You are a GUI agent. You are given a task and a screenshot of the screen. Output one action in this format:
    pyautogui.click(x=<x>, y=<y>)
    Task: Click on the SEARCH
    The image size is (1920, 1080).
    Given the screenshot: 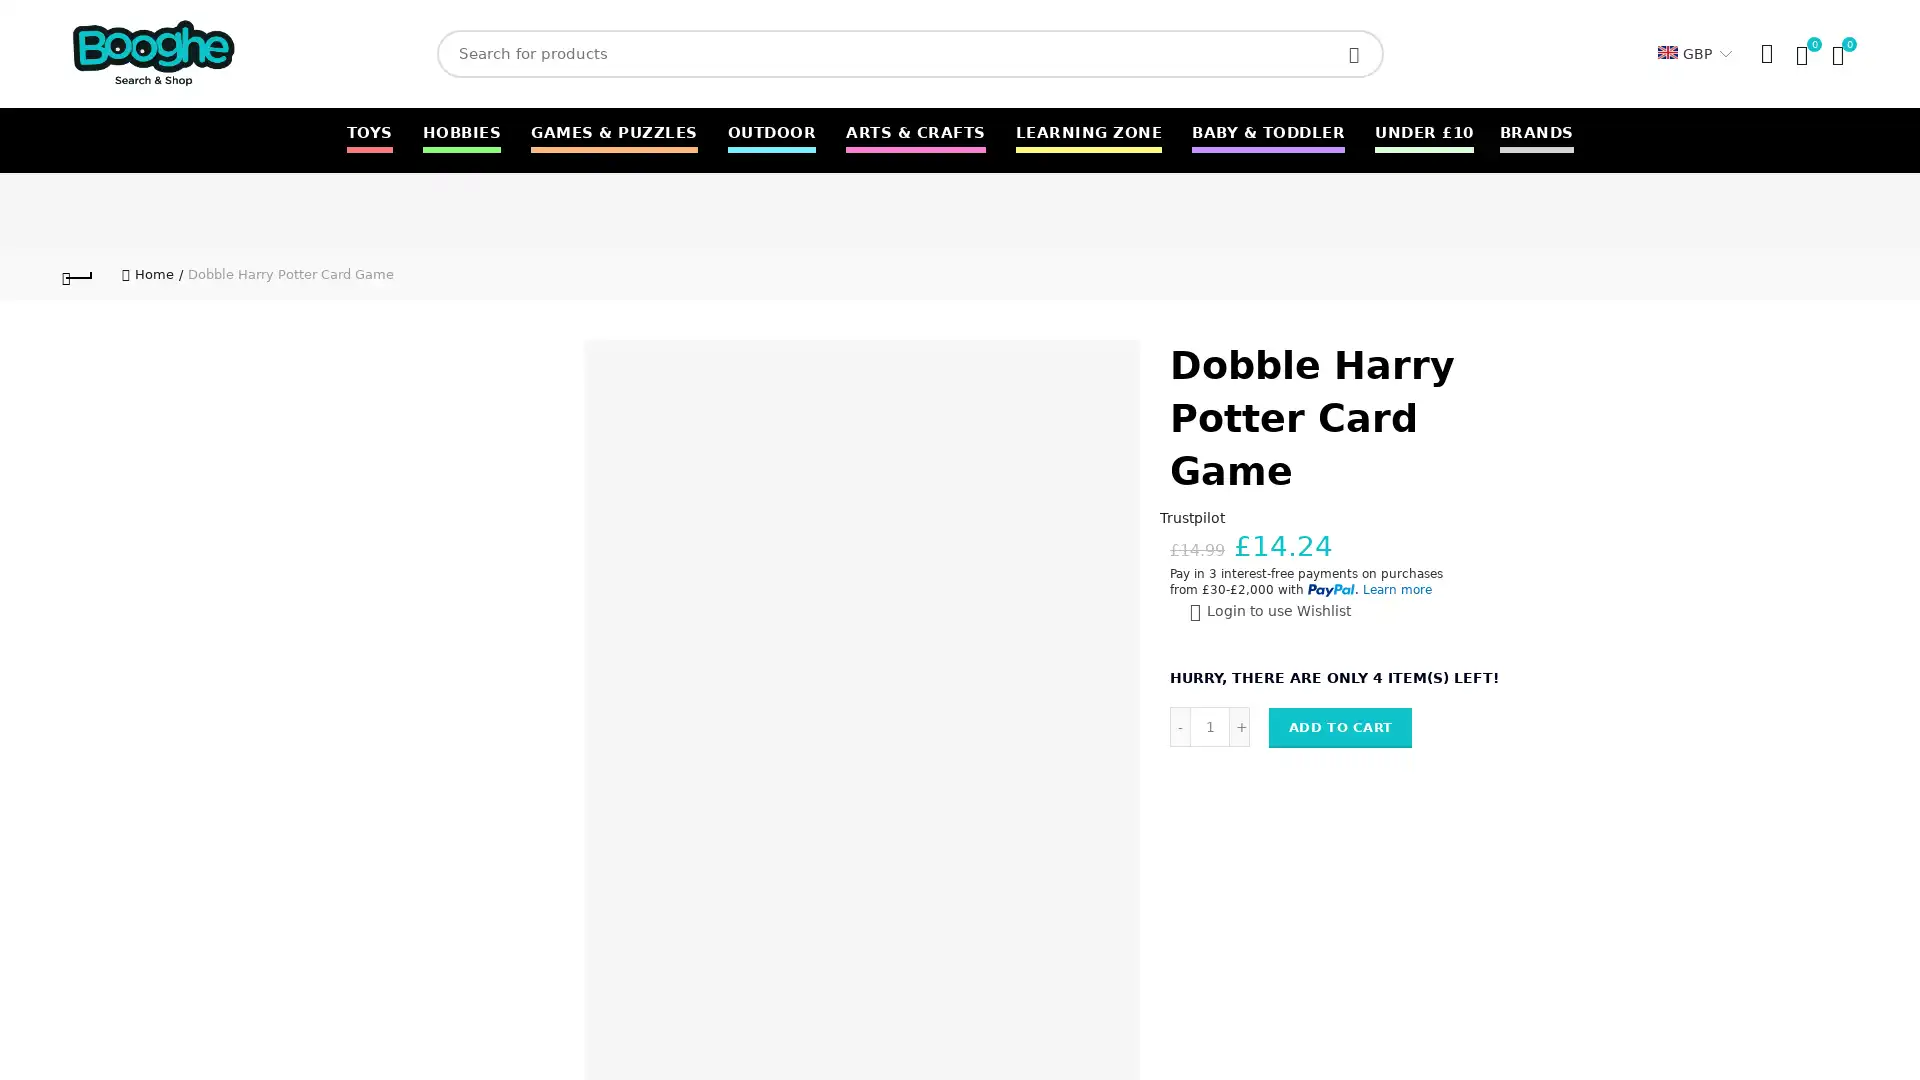 What is the action you would take?
    pyautogui.click(x=1358, y=53)
    